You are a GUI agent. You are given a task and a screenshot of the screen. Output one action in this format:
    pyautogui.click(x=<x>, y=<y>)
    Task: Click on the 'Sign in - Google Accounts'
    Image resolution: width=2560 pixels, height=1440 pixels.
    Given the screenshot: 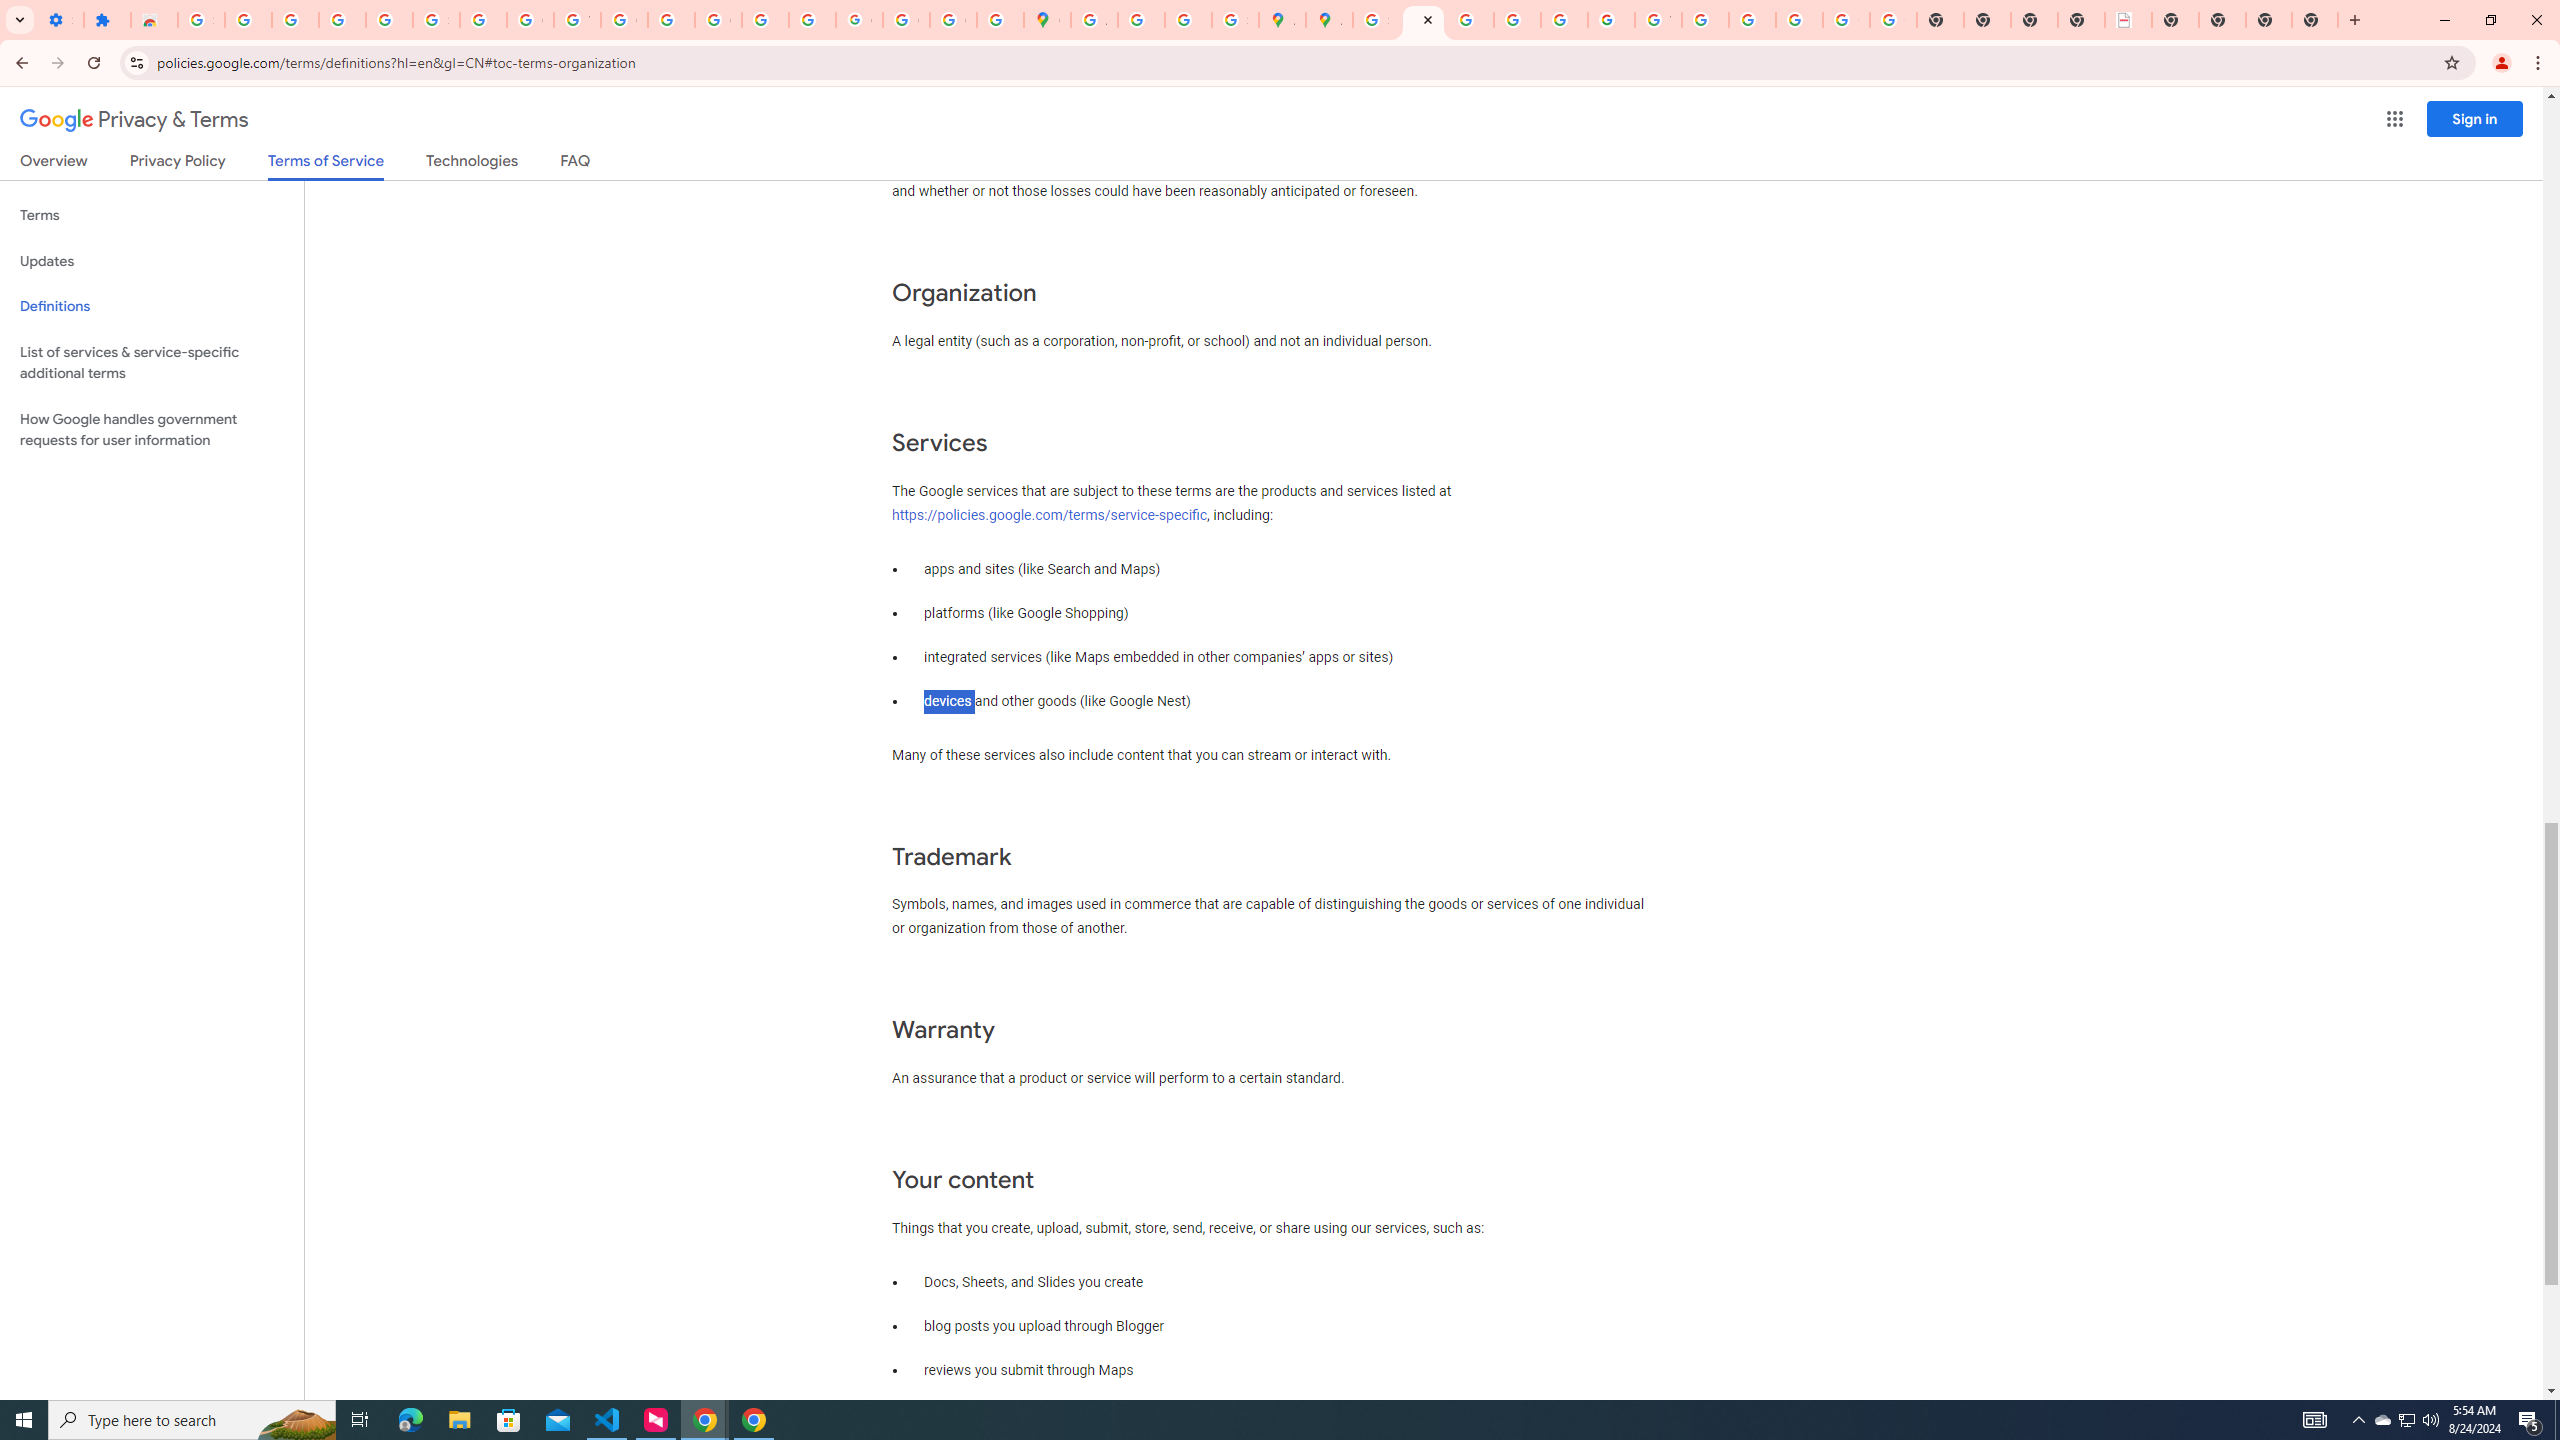 What is the action you would take?
    pyautogui.click(x=436, y=19)
    